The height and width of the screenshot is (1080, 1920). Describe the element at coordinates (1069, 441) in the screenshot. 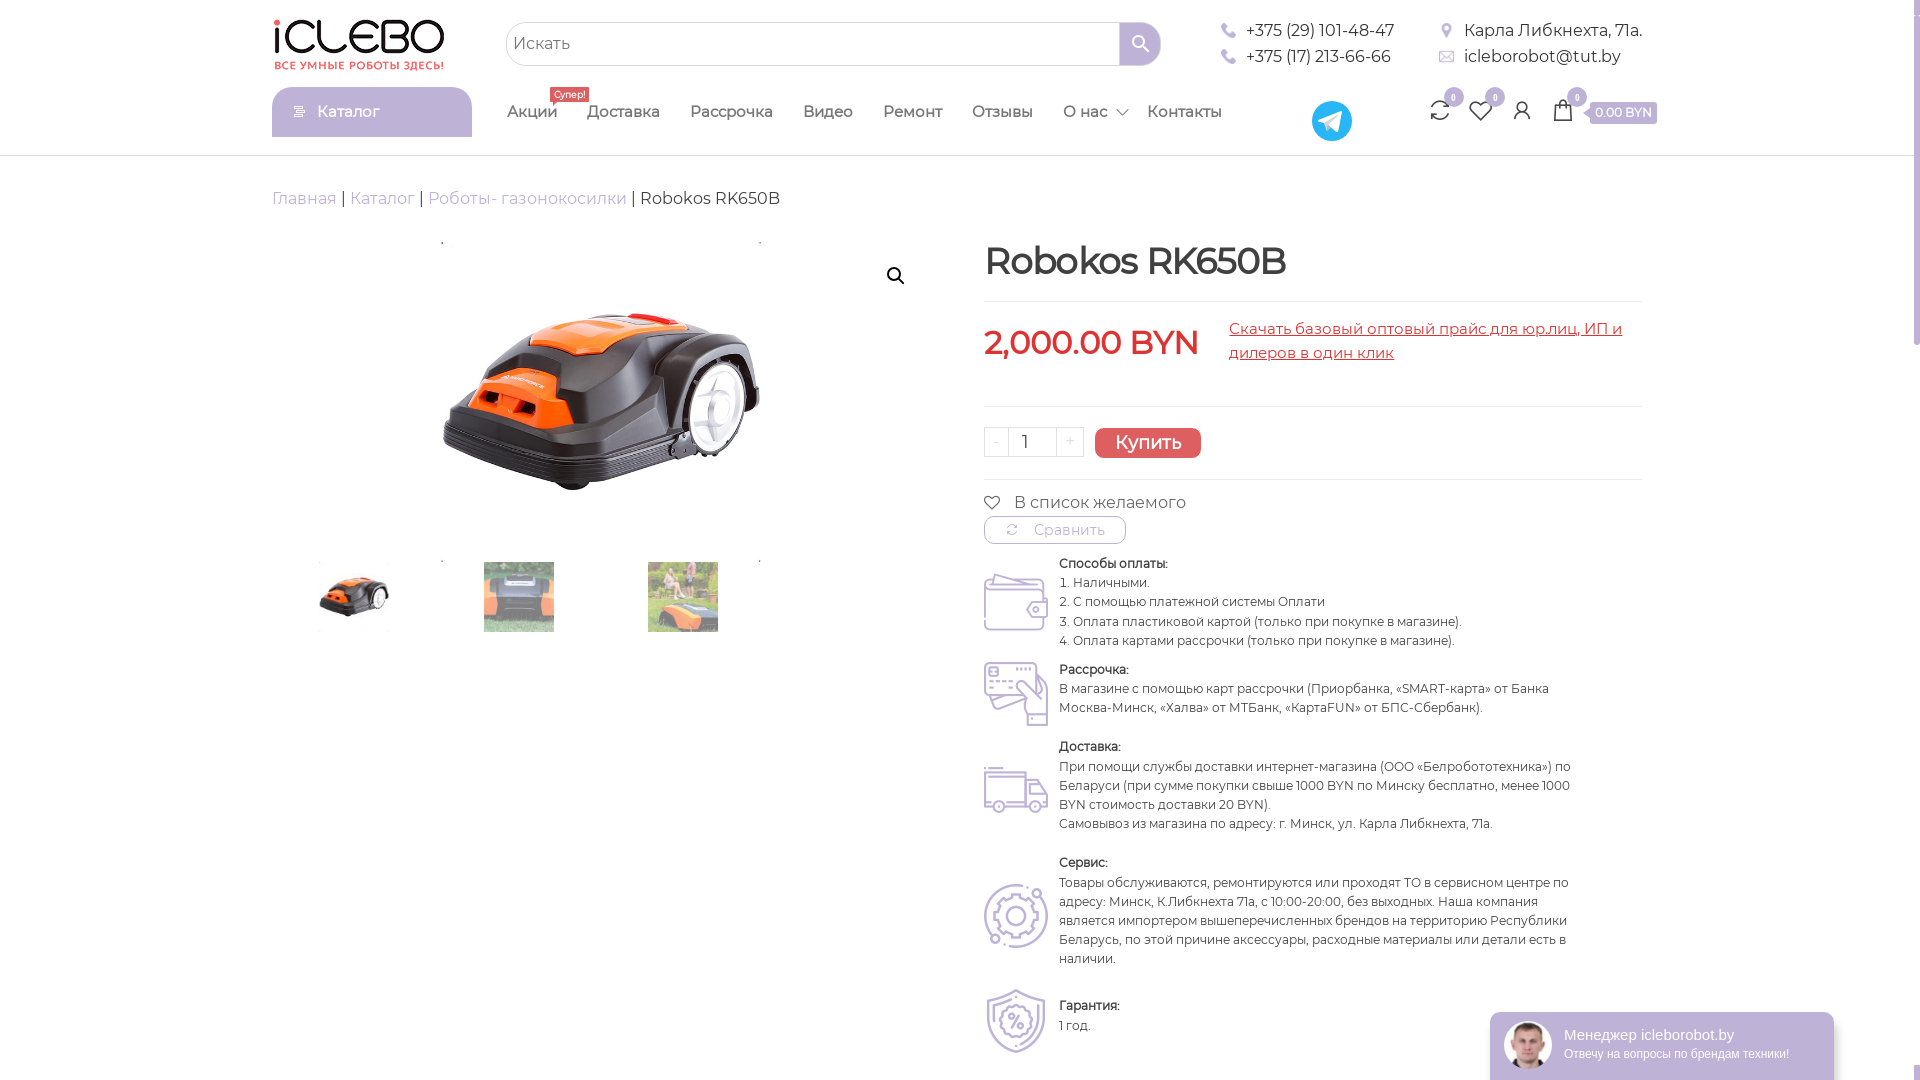

I see `'+'` at that location.